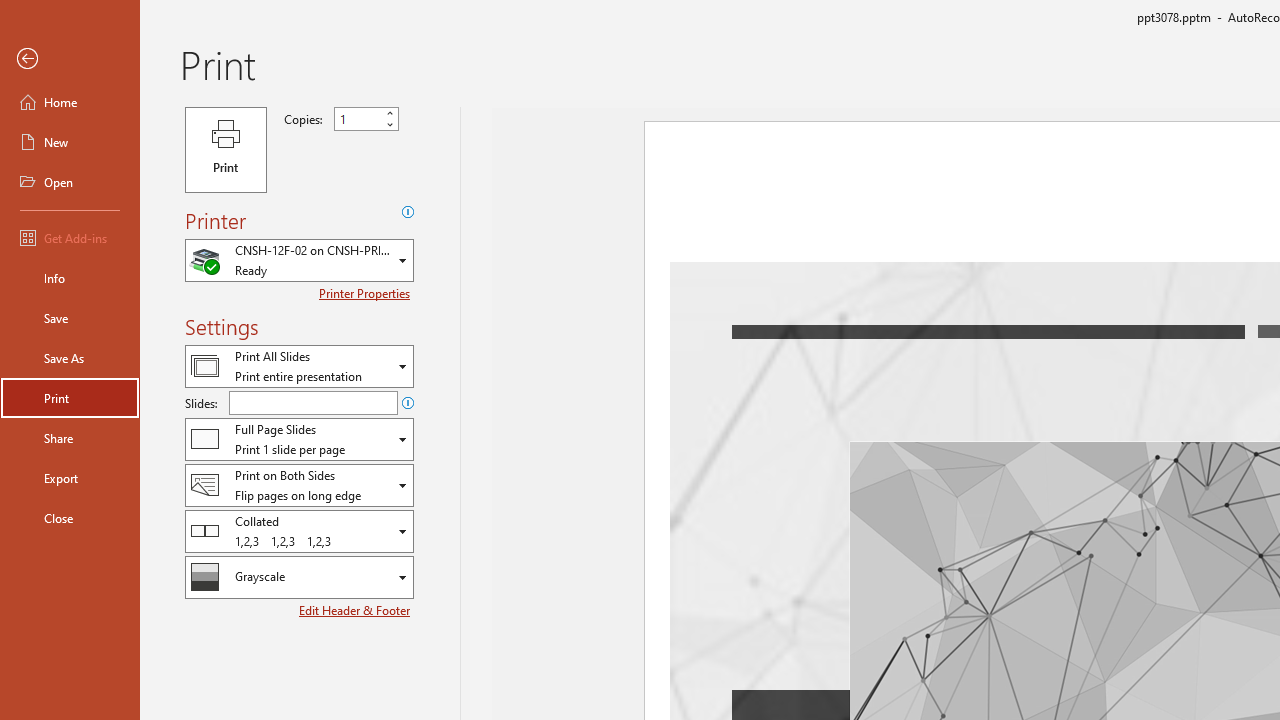 This screenshot has width=1280, height=720. I want to click on 'New', so click(69, 140).